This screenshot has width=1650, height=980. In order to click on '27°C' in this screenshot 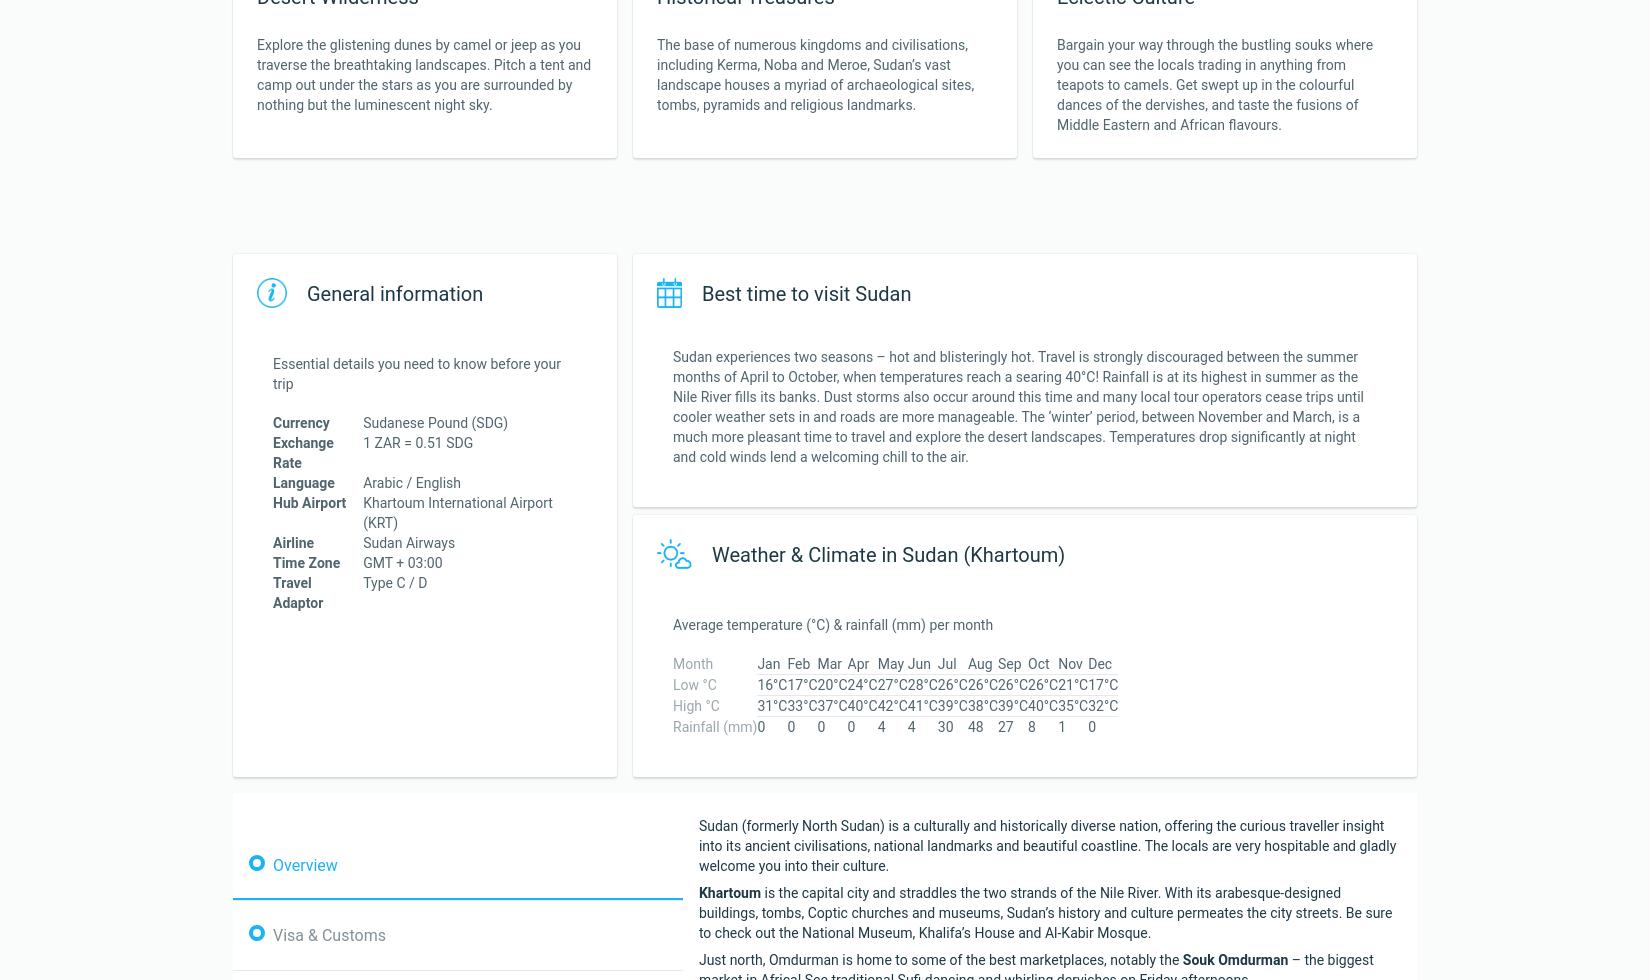, I will do `click(891, 684)`.